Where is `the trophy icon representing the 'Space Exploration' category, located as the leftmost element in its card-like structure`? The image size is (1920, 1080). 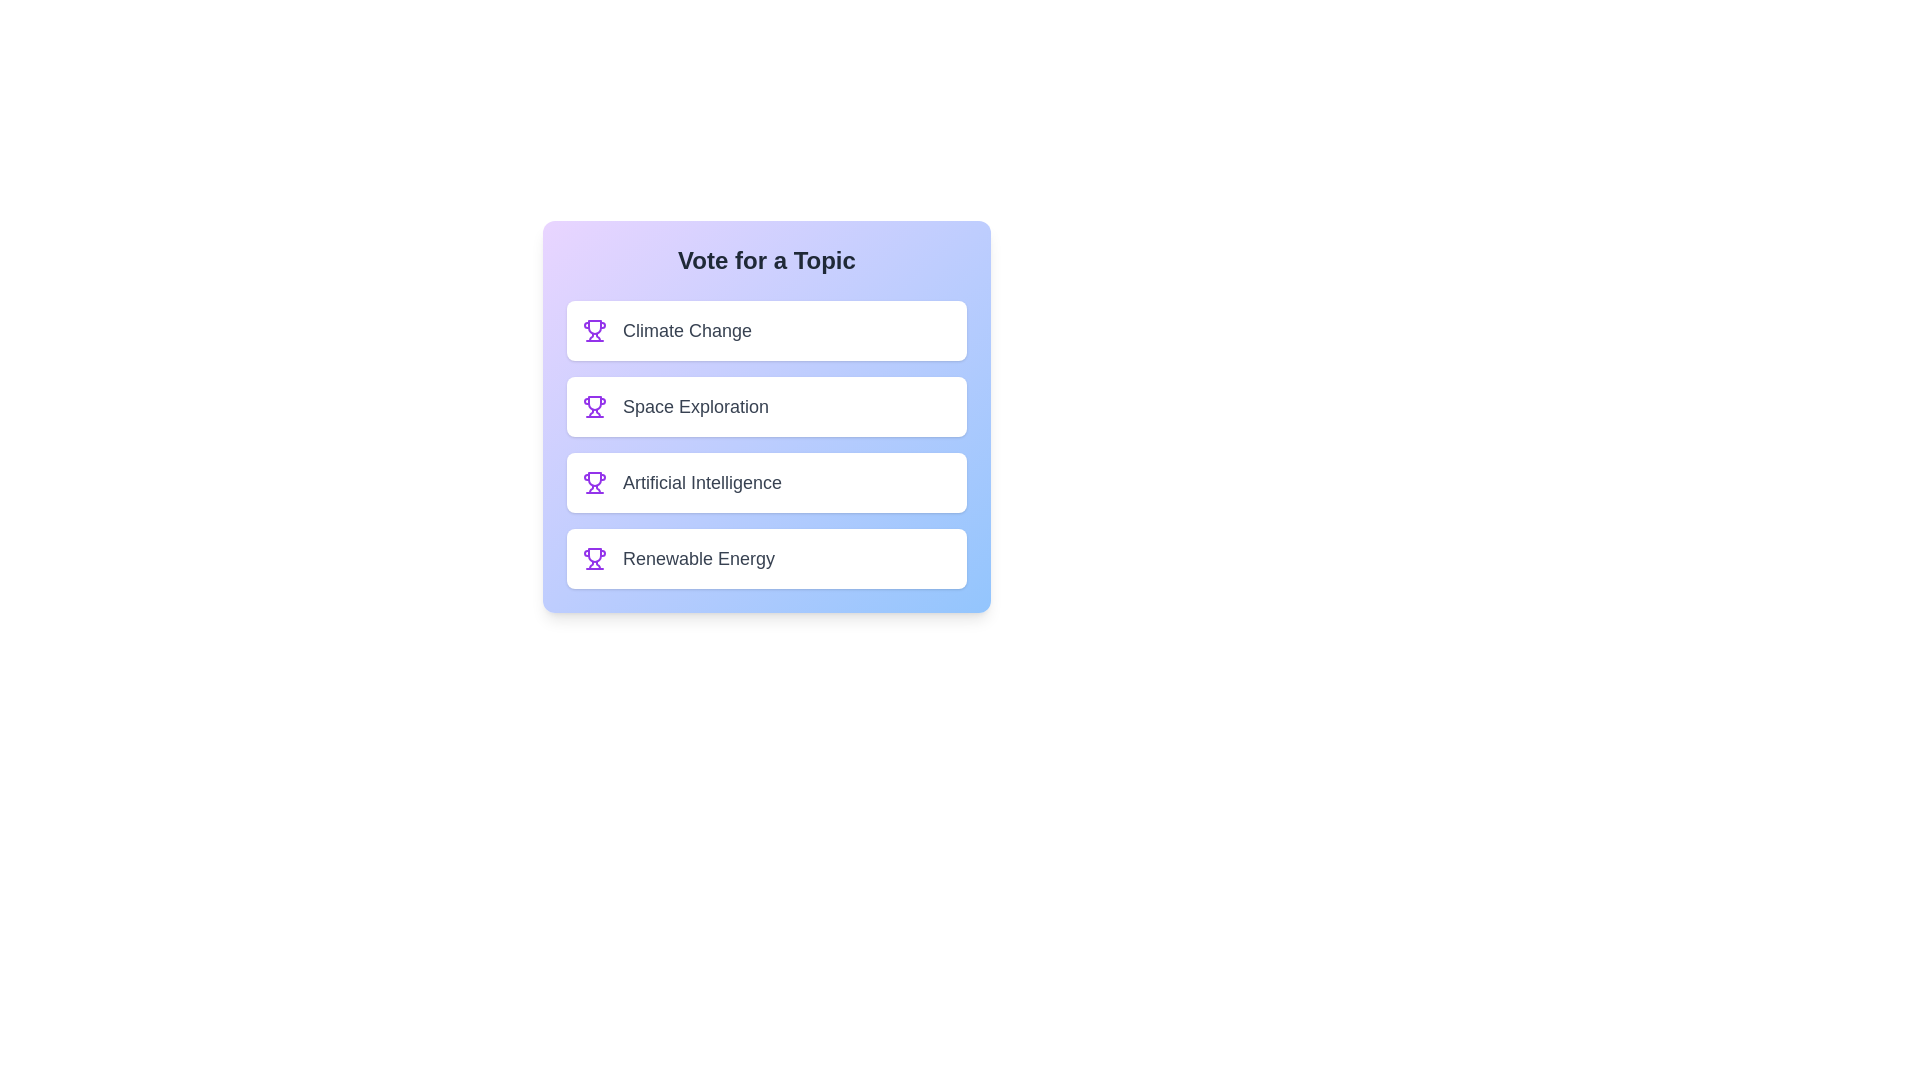
the trophy icon representing the 'Space Exploration' category, located as the leftmost element in its card-like structure is located at coordinates (594, 406).